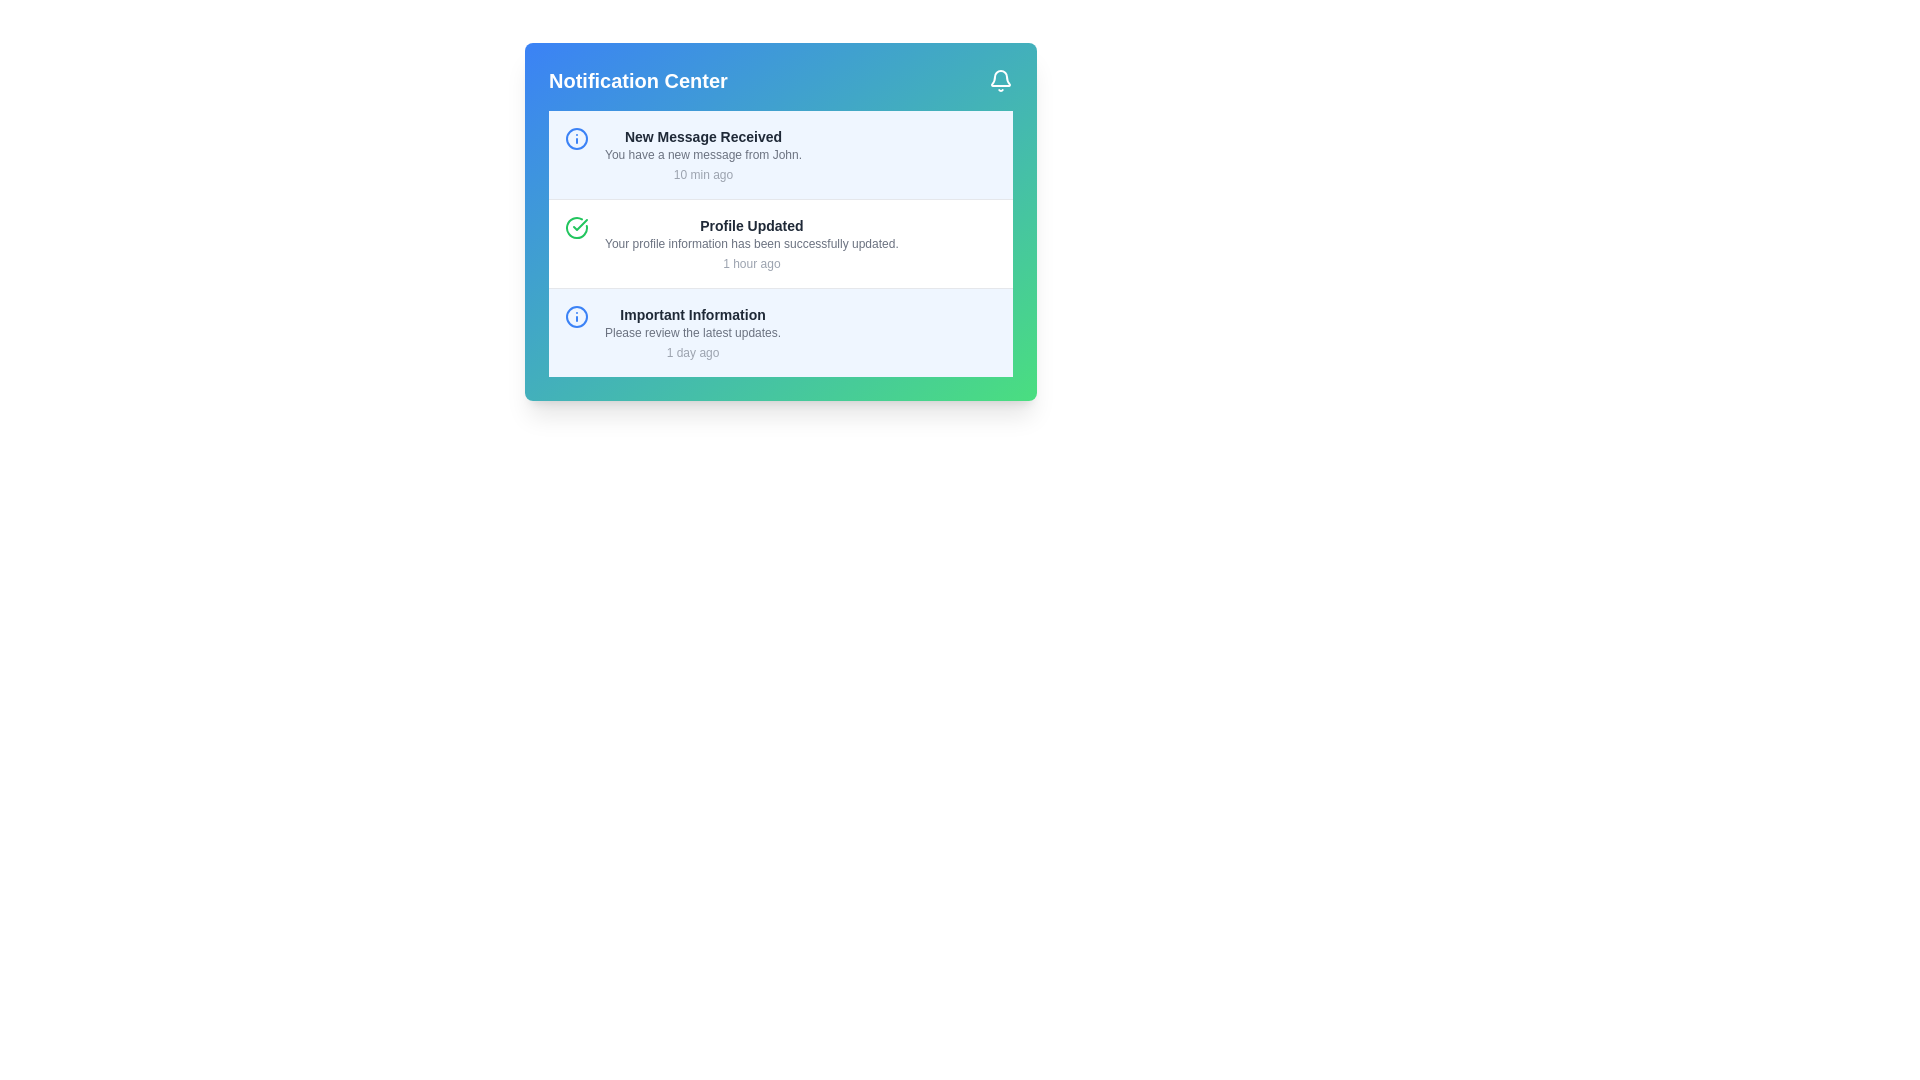 The width and height of the screenshot is (1920, 1080). What do you see at coordinates (579, 224) in the screenshot?
I see `the approval icon located in the middle of the 'Profile Updated' notification item in the notification center interface` at bounding box center [579, 224].